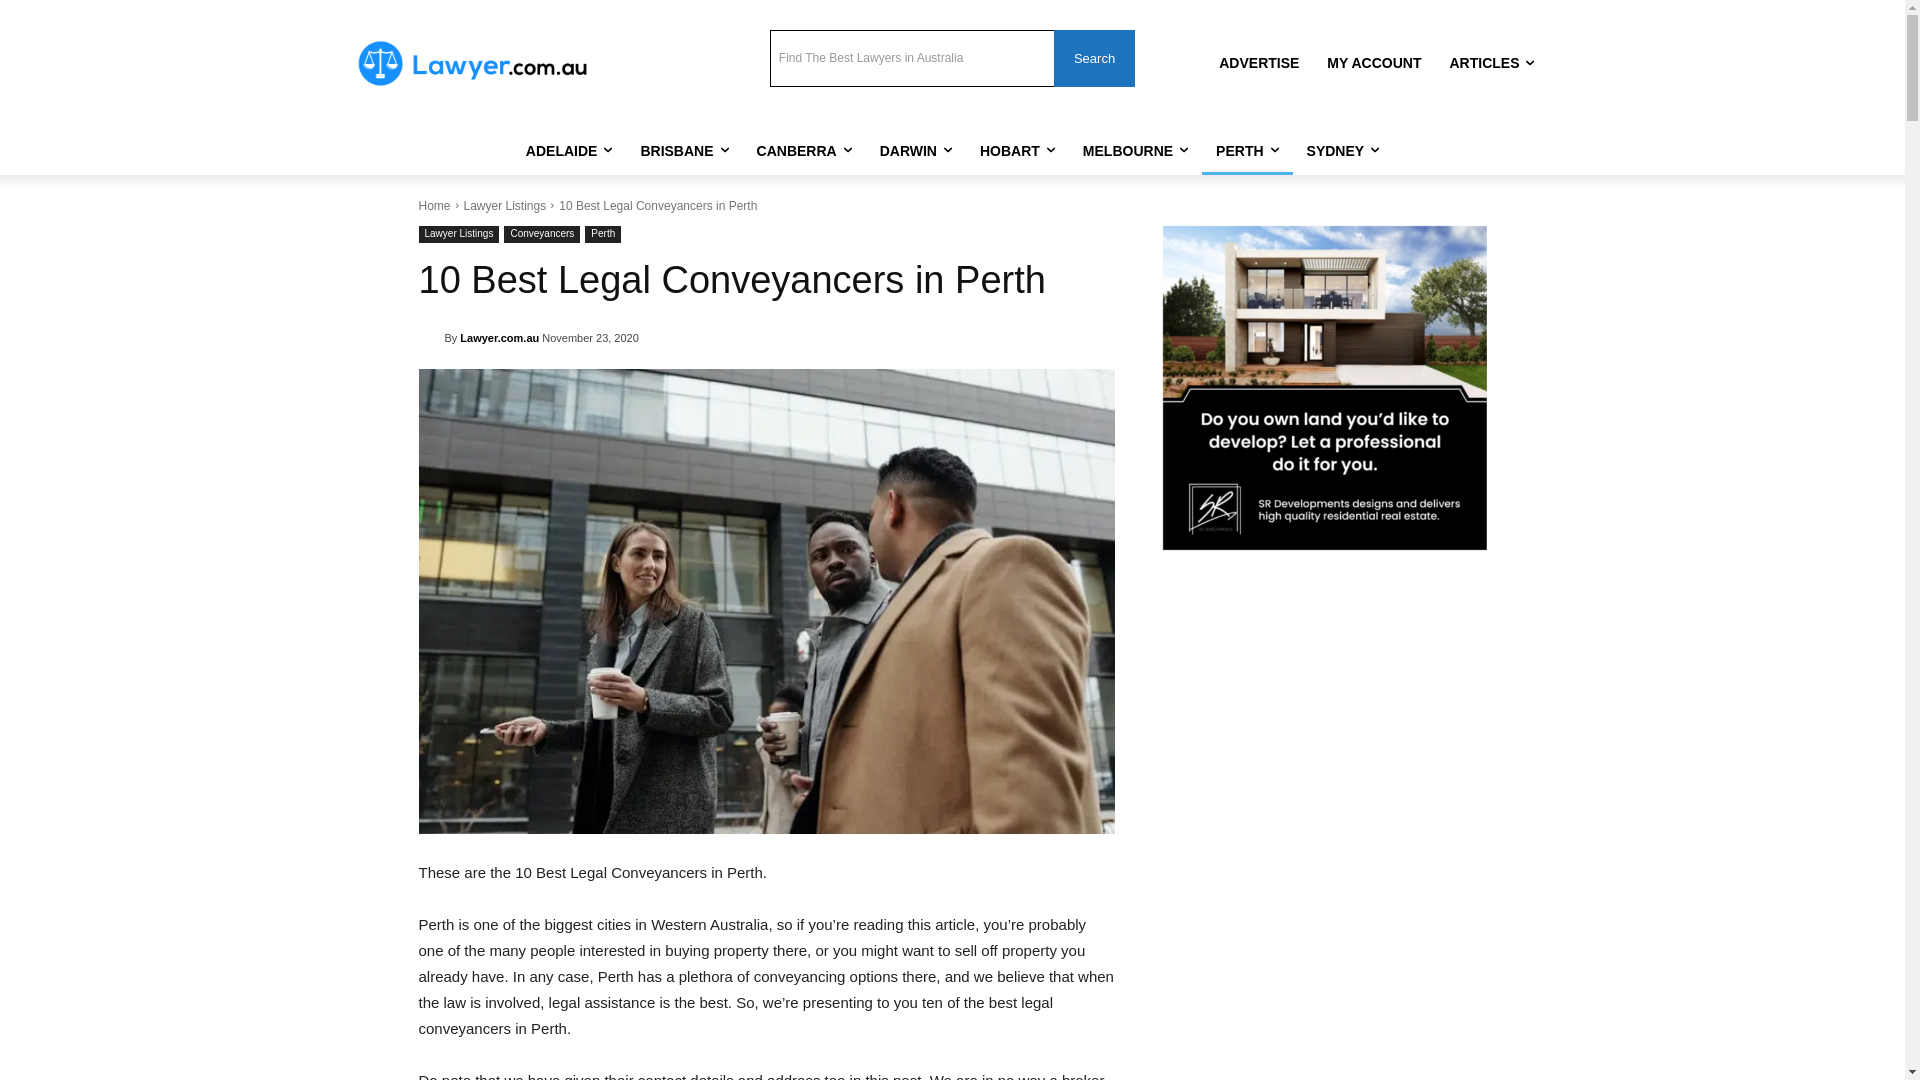 This screenshot has height=1080, width=1920. I want to click on 'Lawyer.com.au Logo', so click(470, 62).